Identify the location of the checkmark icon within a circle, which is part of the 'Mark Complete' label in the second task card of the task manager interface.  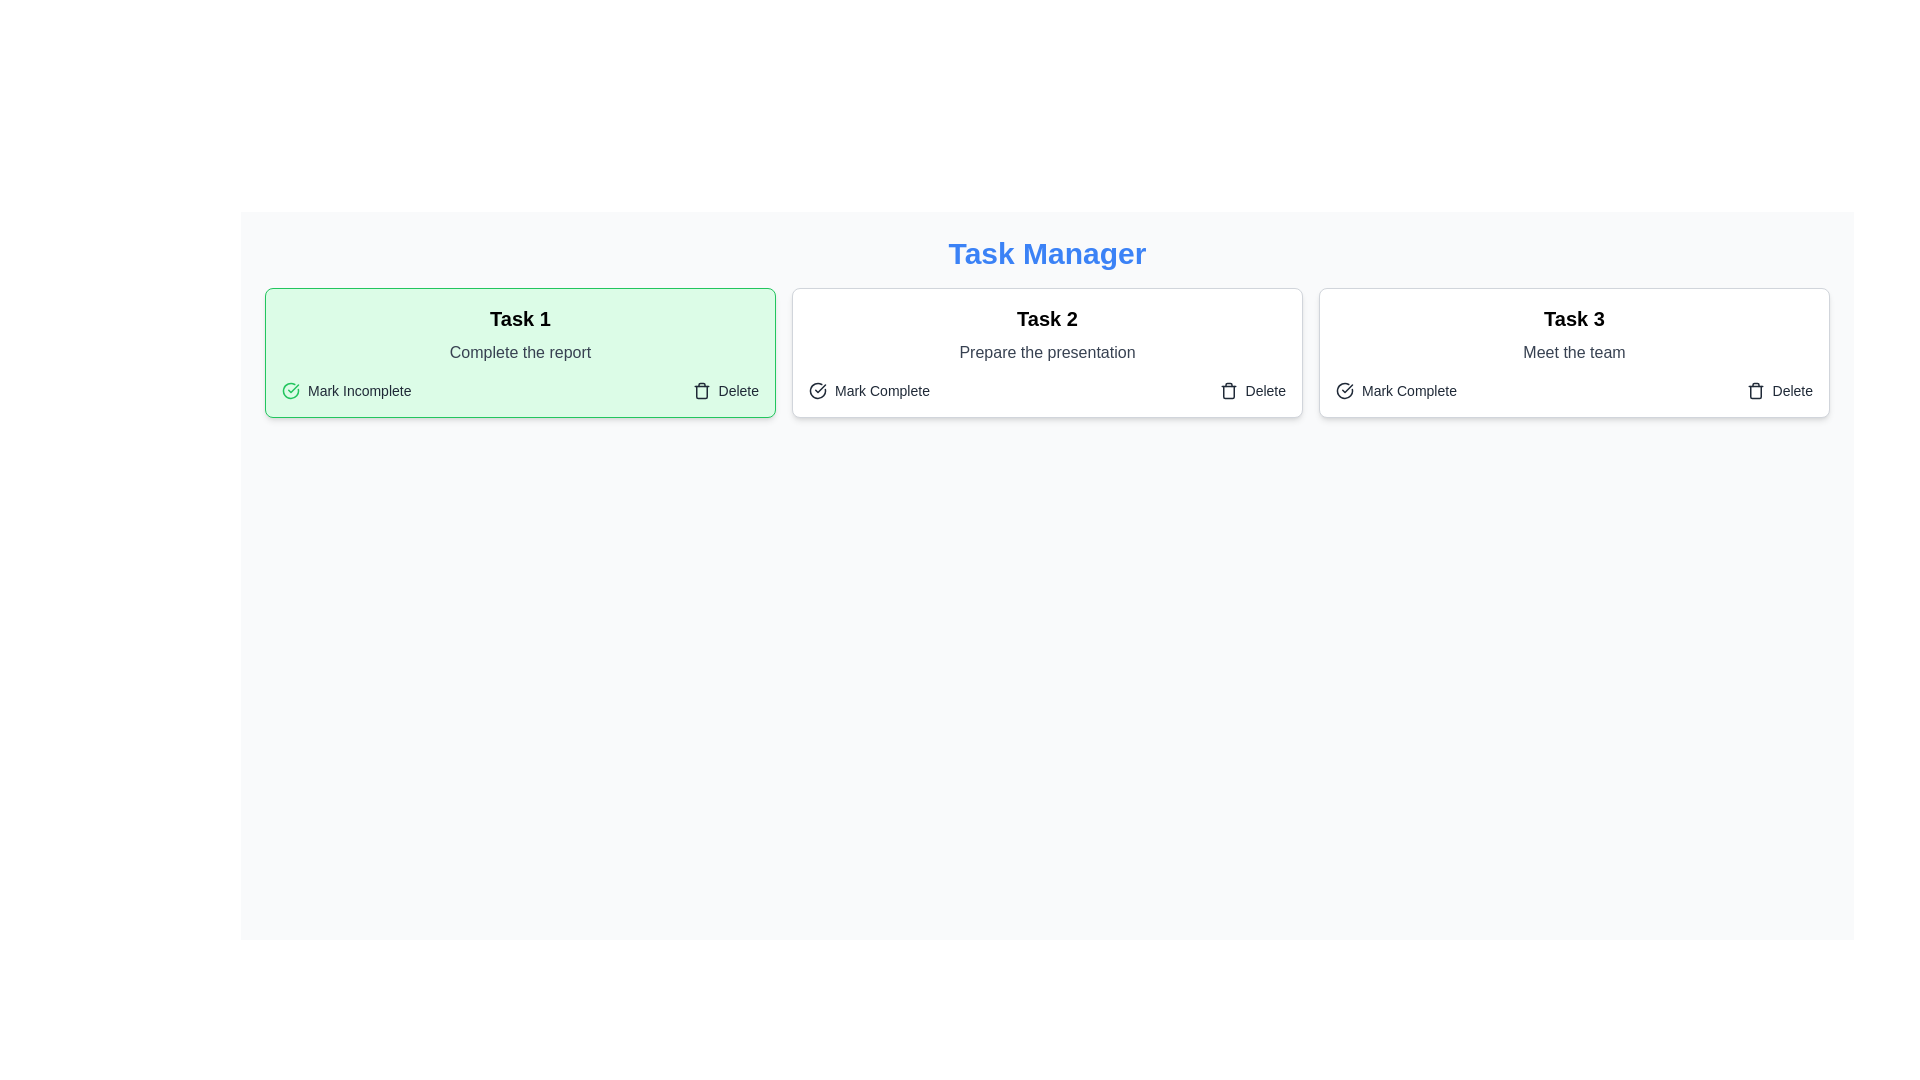
(817, 390).